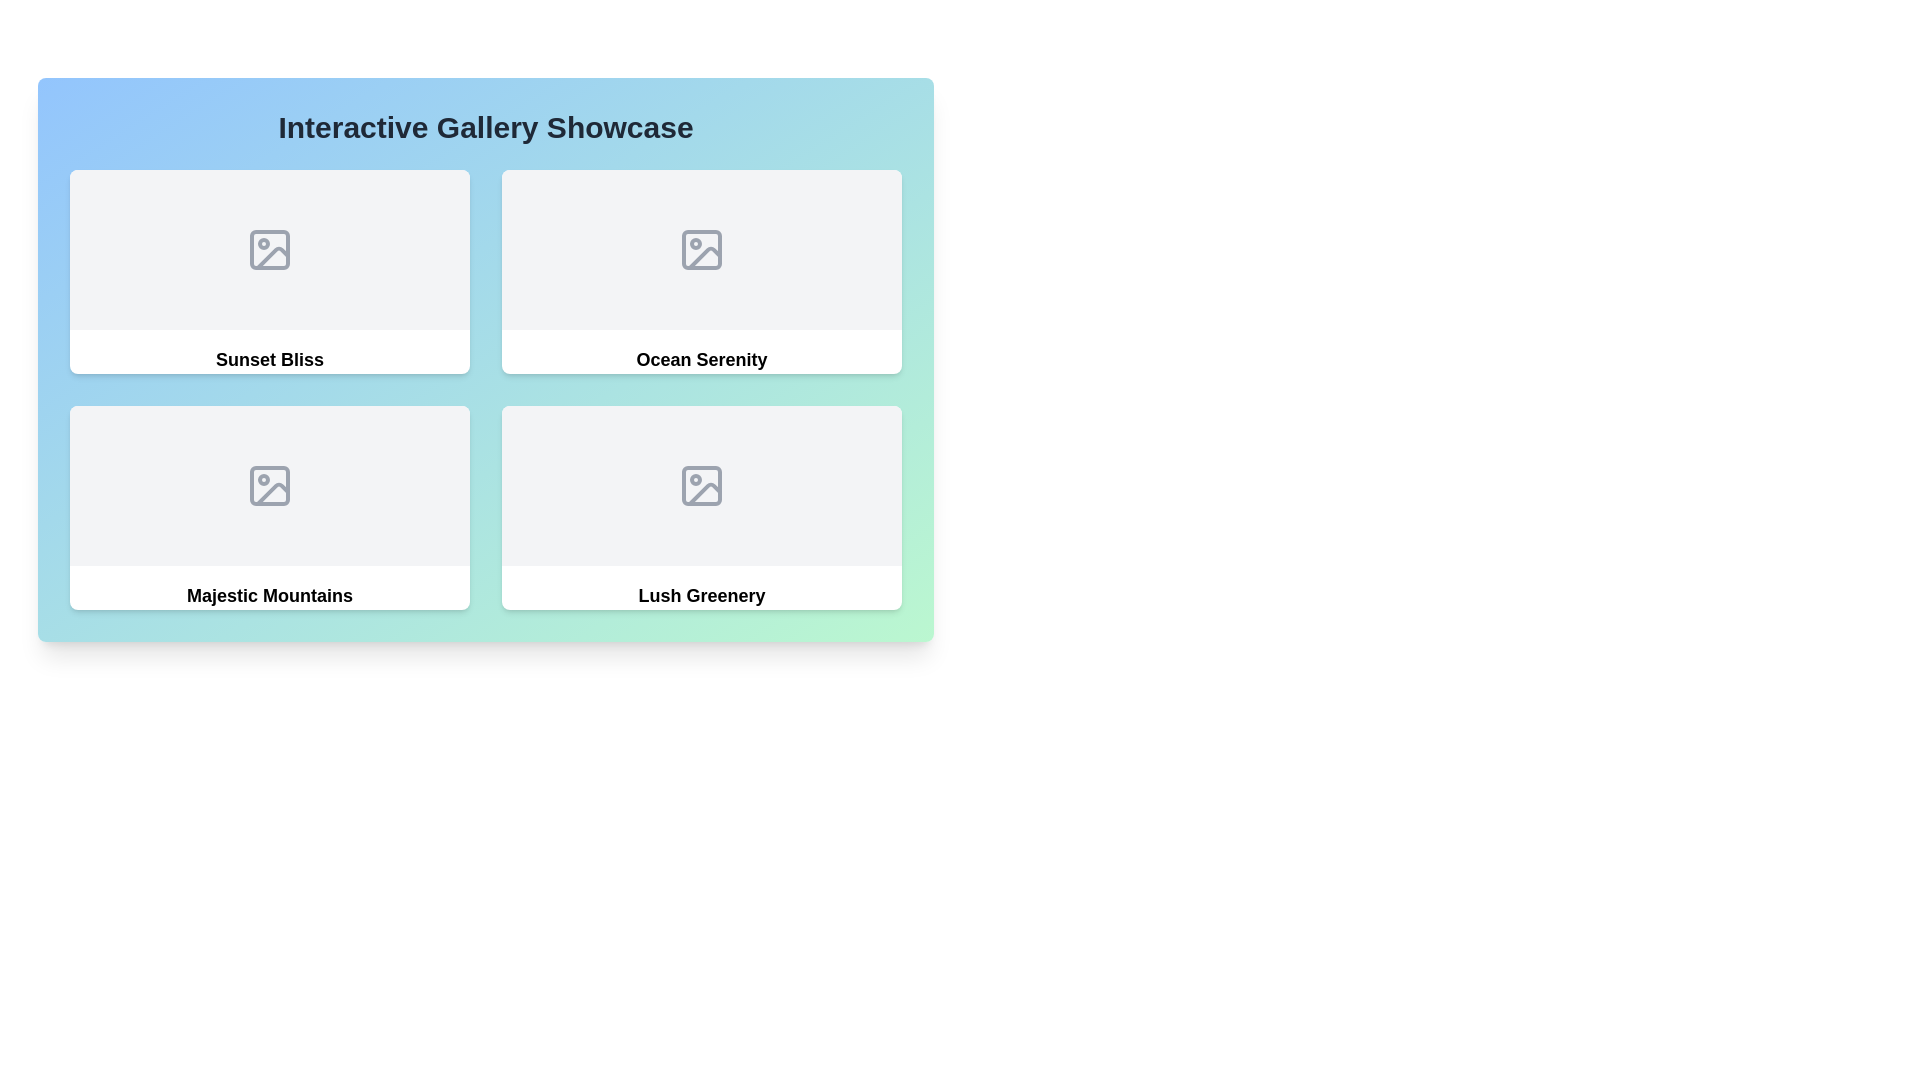  I want to click on text label 'Lush Greenery' located at the bottom-center of the fourth card in a grid layout, which is styled as a distinct label below an icon element, so click(701, 595).